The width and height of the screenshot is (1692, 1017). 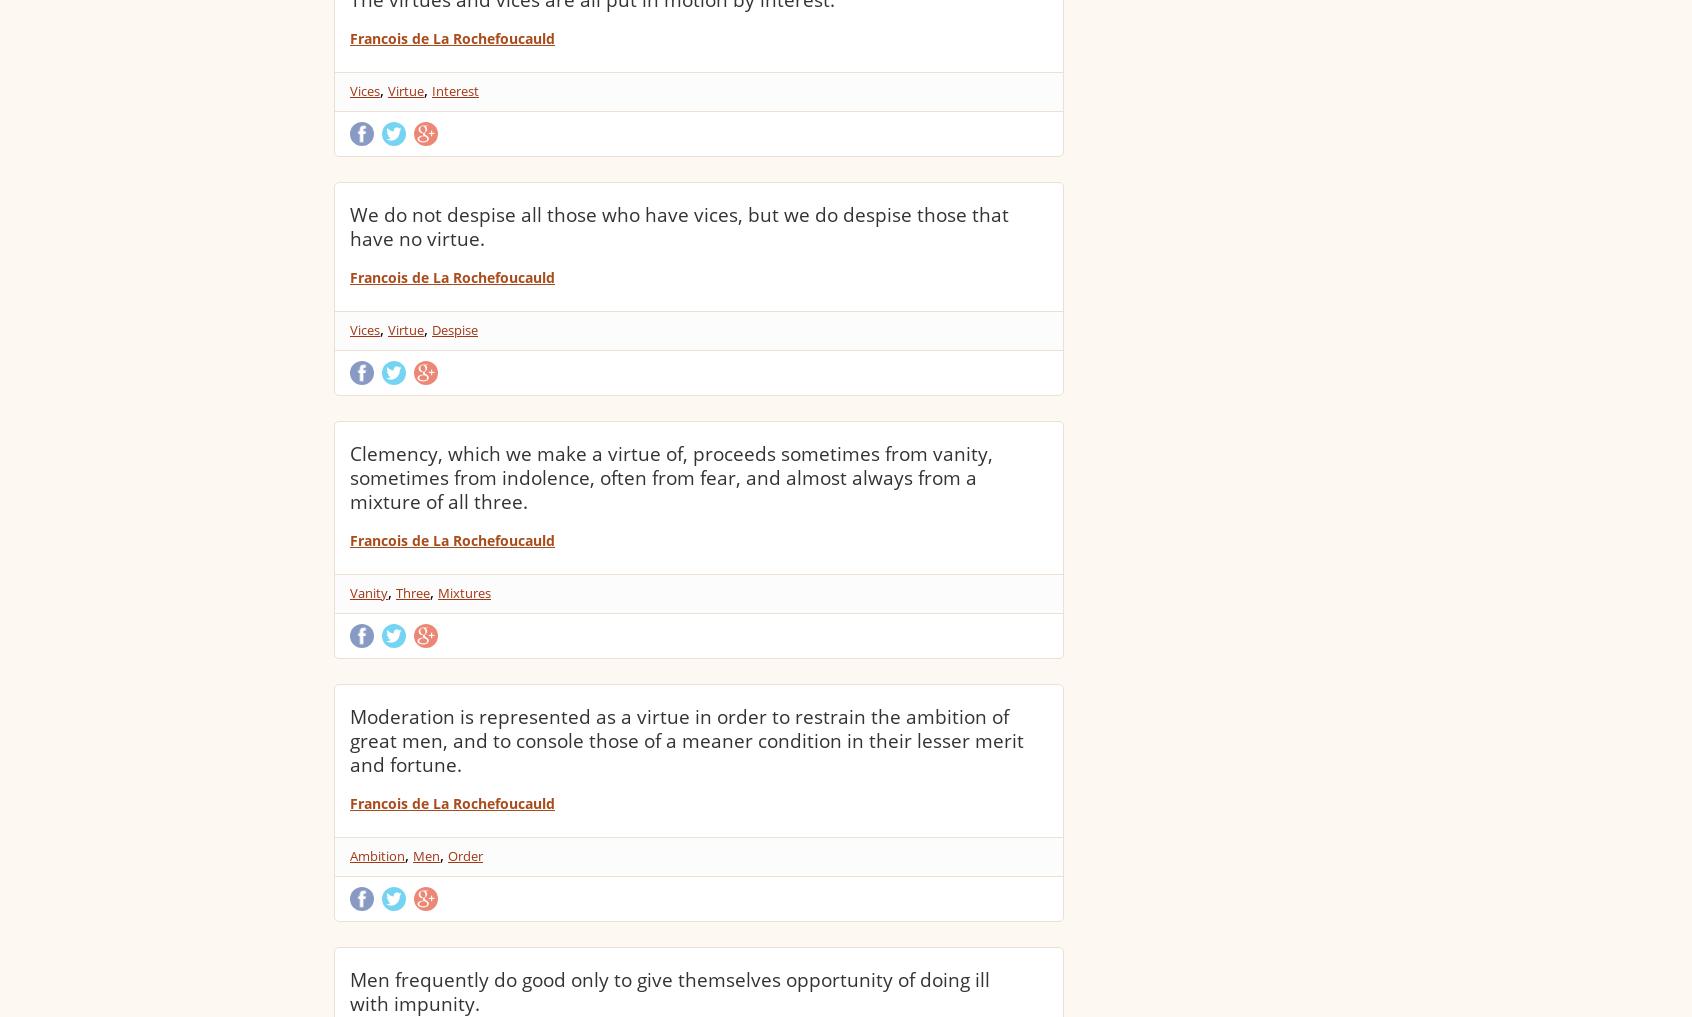 I want to click on 'Ambition', so click(x=377, y=856).